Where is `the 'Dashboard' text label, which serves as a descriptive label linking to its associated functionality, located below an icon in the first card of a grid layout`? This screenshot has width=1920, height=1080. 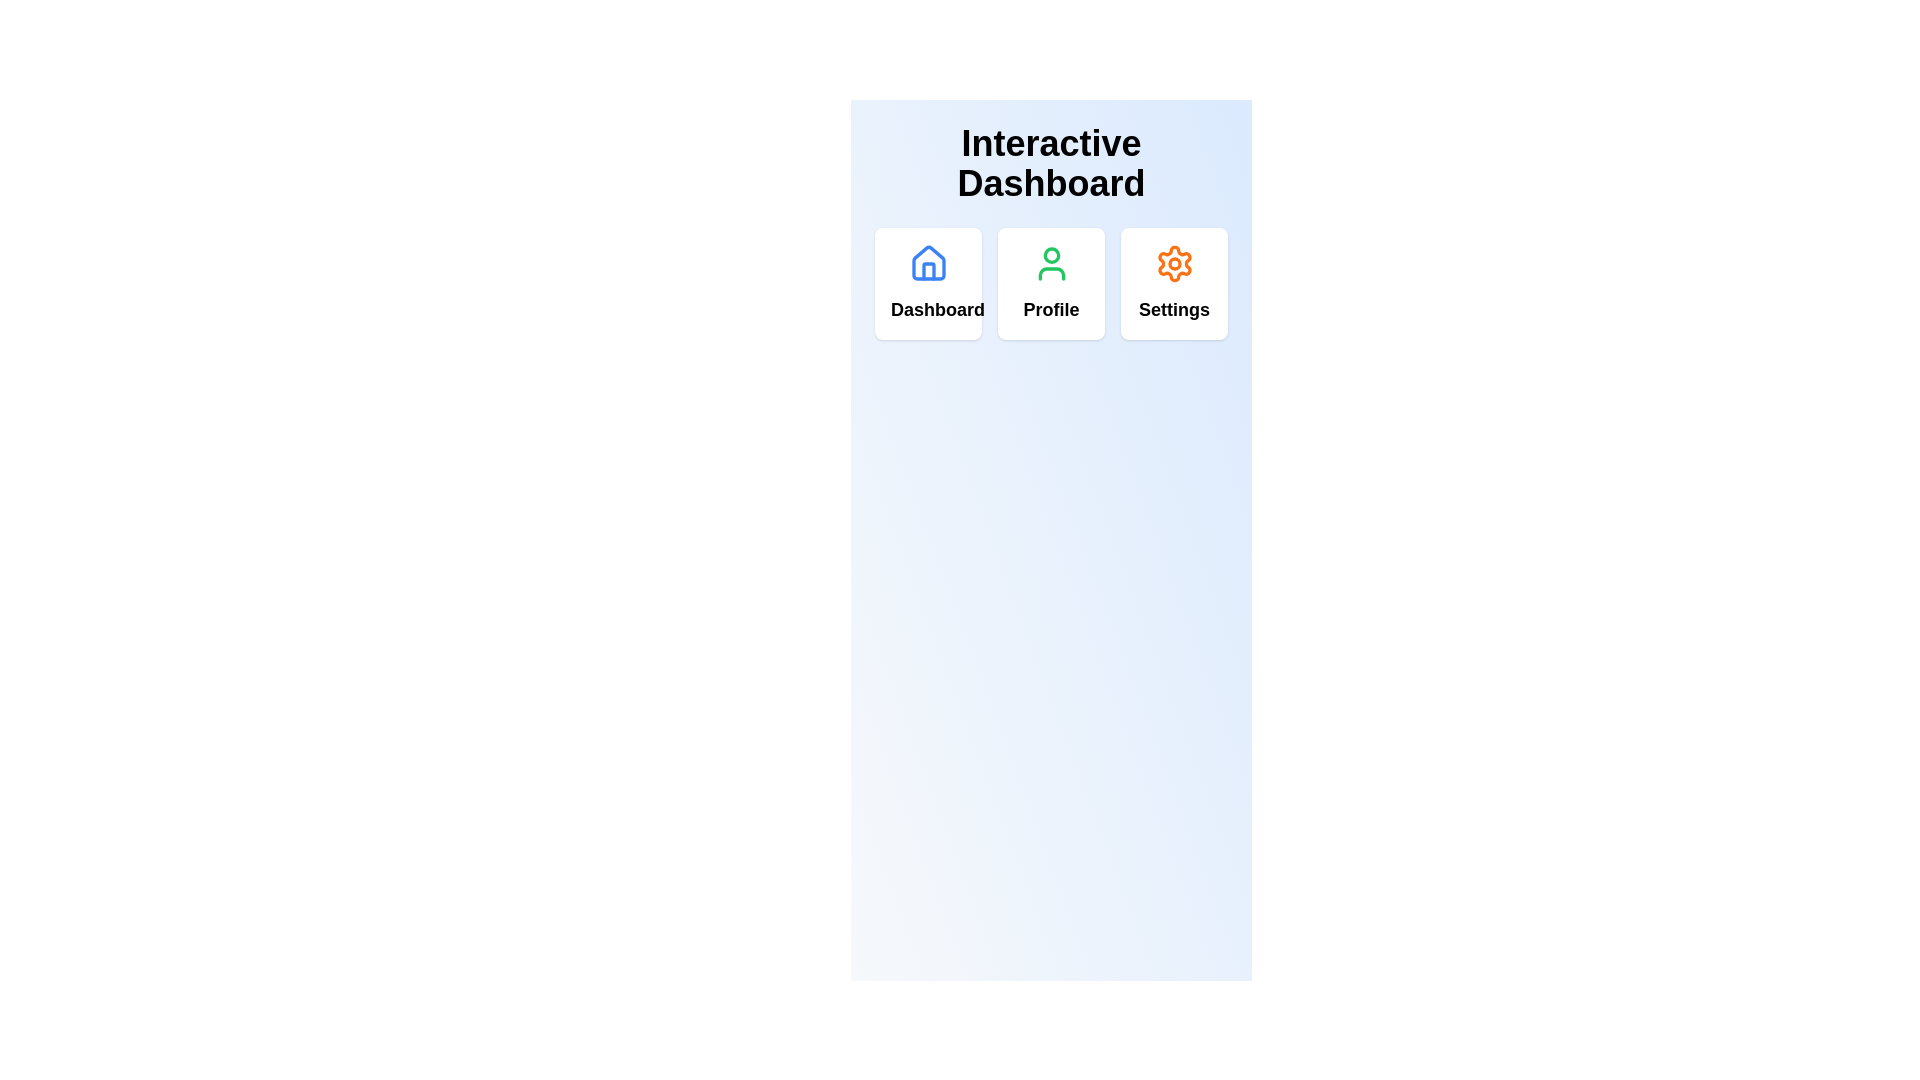
the 'Dashboard' text label, which serves as a descriptive label linking to its associated functionality, located below an icon in the first card of a grid layout is located at coordinates (927, 309).